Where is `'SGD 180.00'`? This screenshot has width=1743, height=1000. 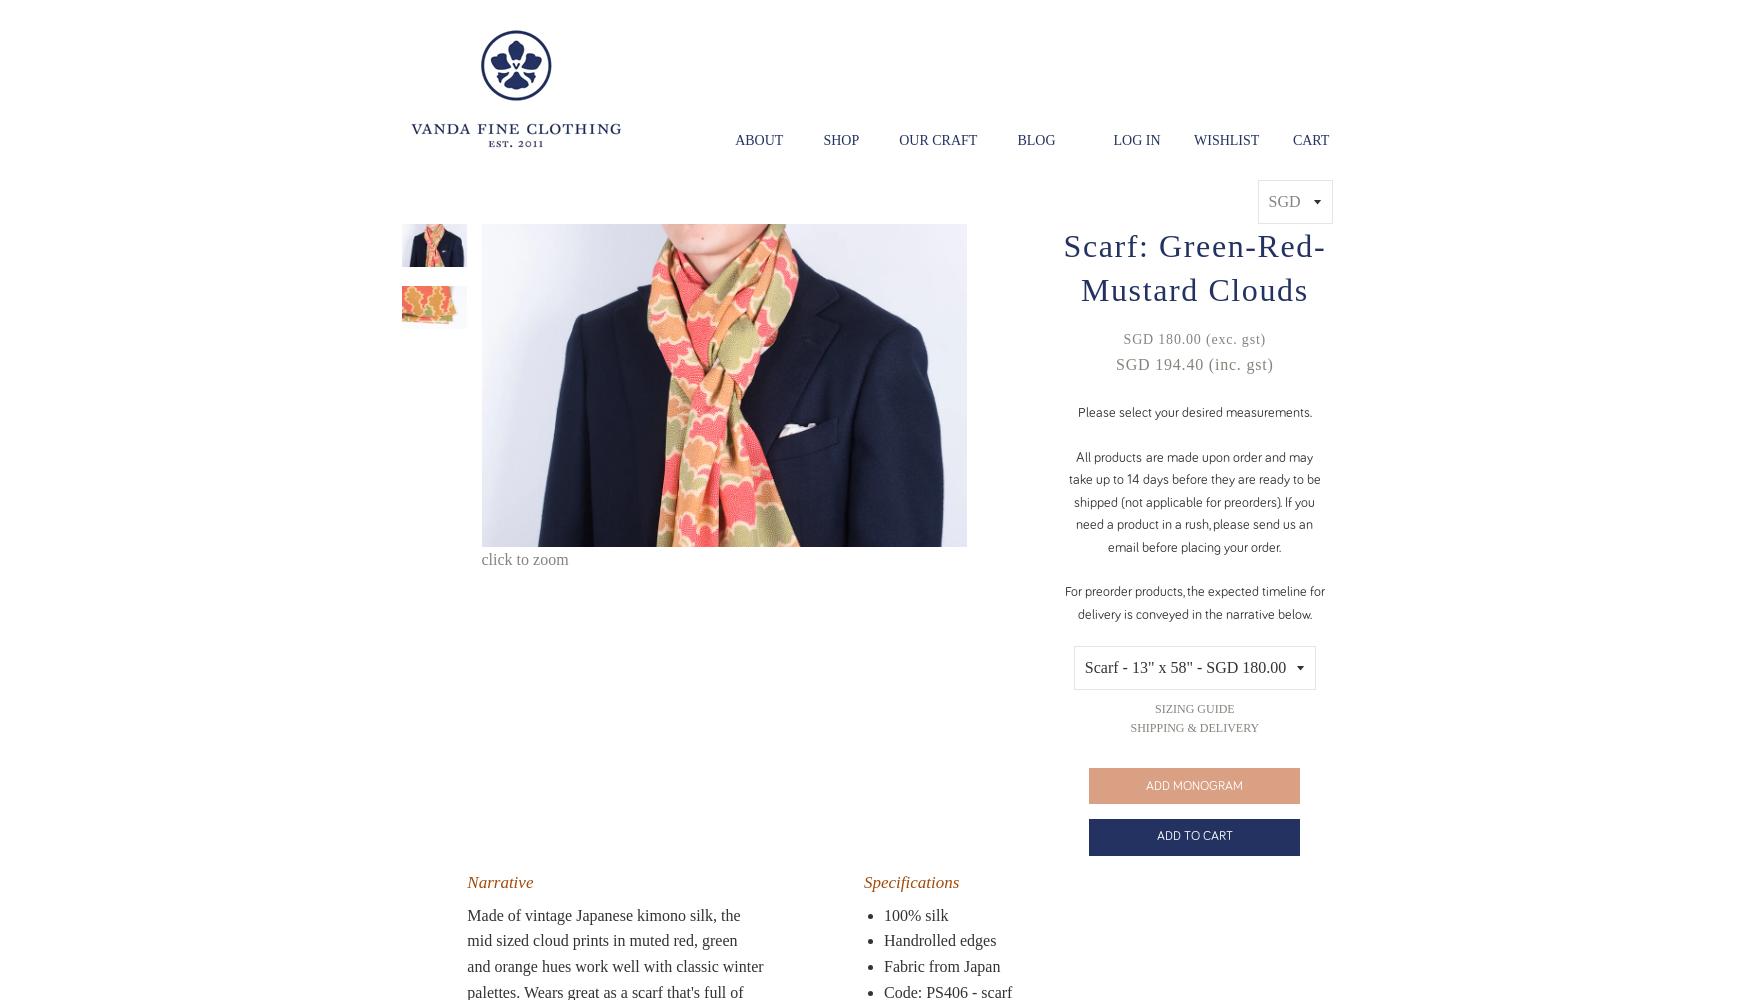
'SGD 180.00' is located at coordinates (1162, 338).